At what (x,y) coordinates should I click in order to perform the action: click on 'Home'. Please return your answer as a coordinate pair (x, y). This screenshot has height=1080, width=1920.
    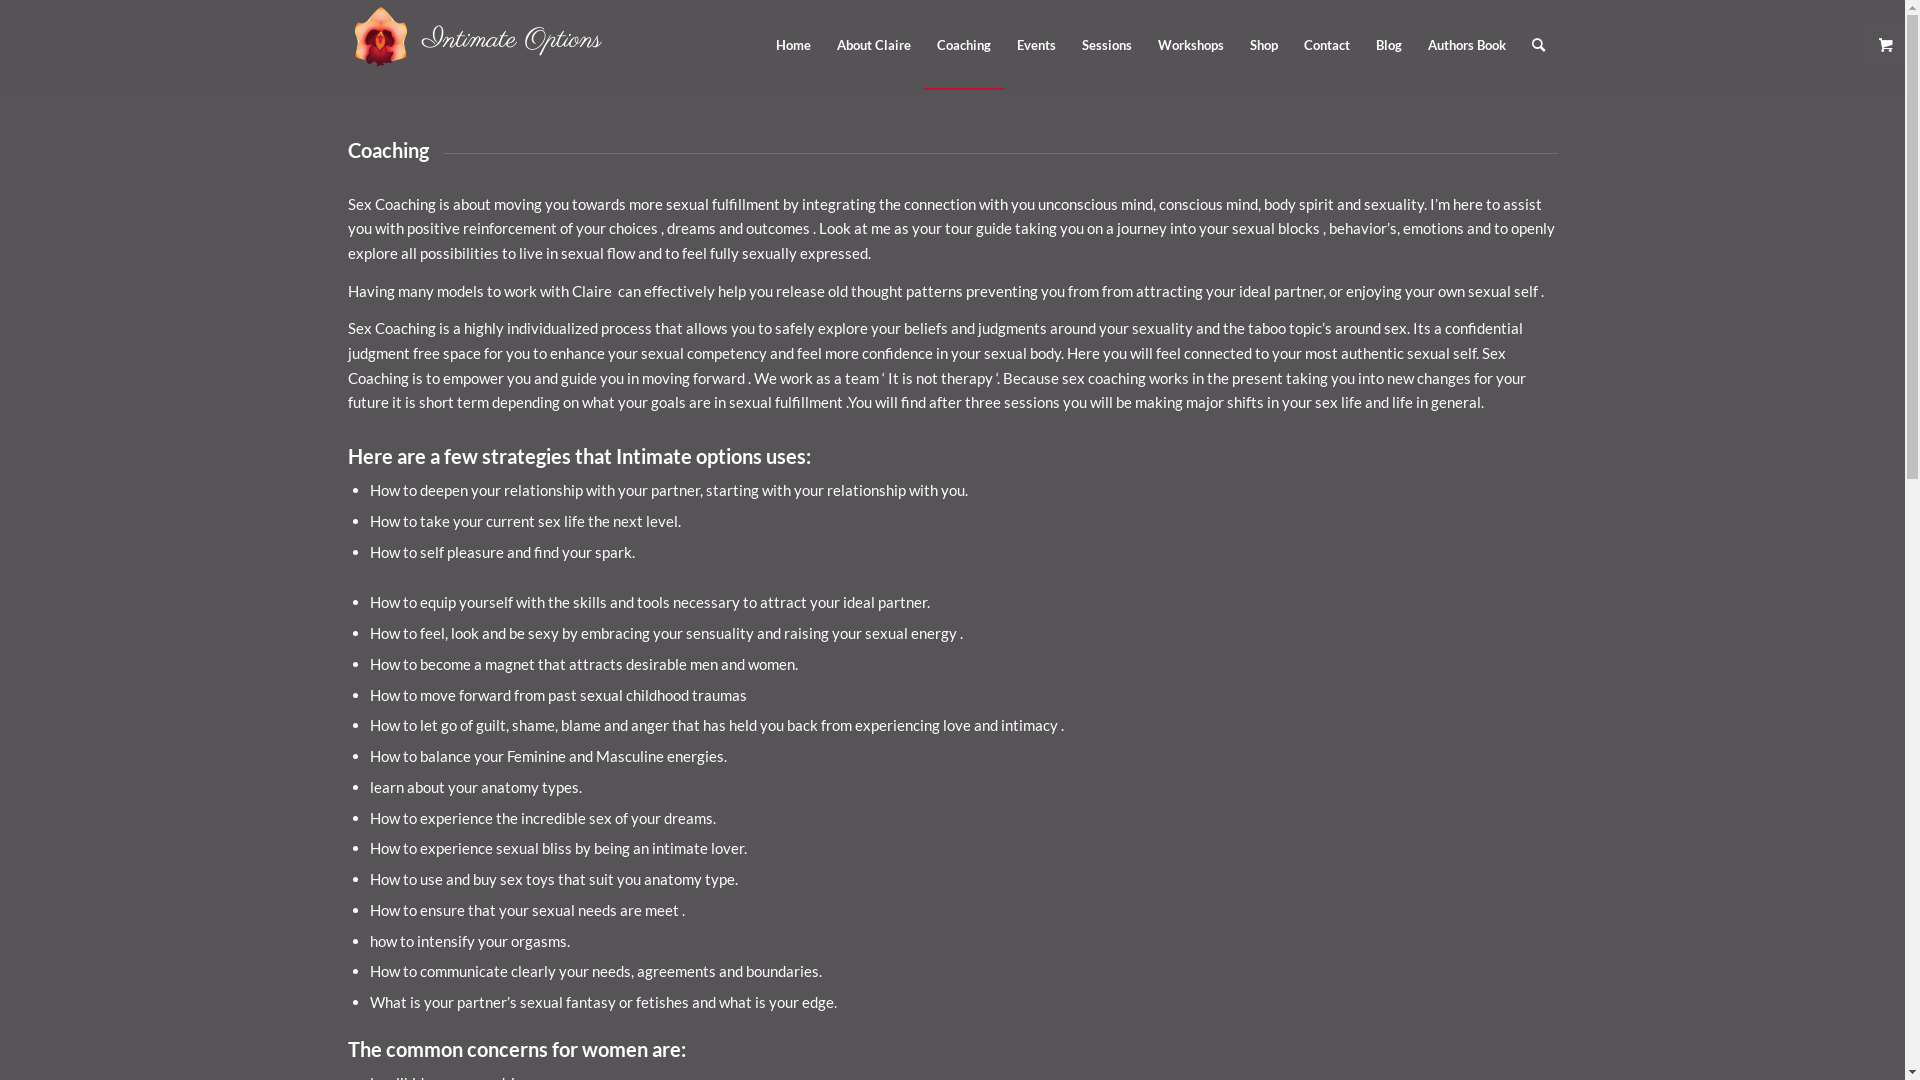
    Looking at the image, I should click on (791, 45).